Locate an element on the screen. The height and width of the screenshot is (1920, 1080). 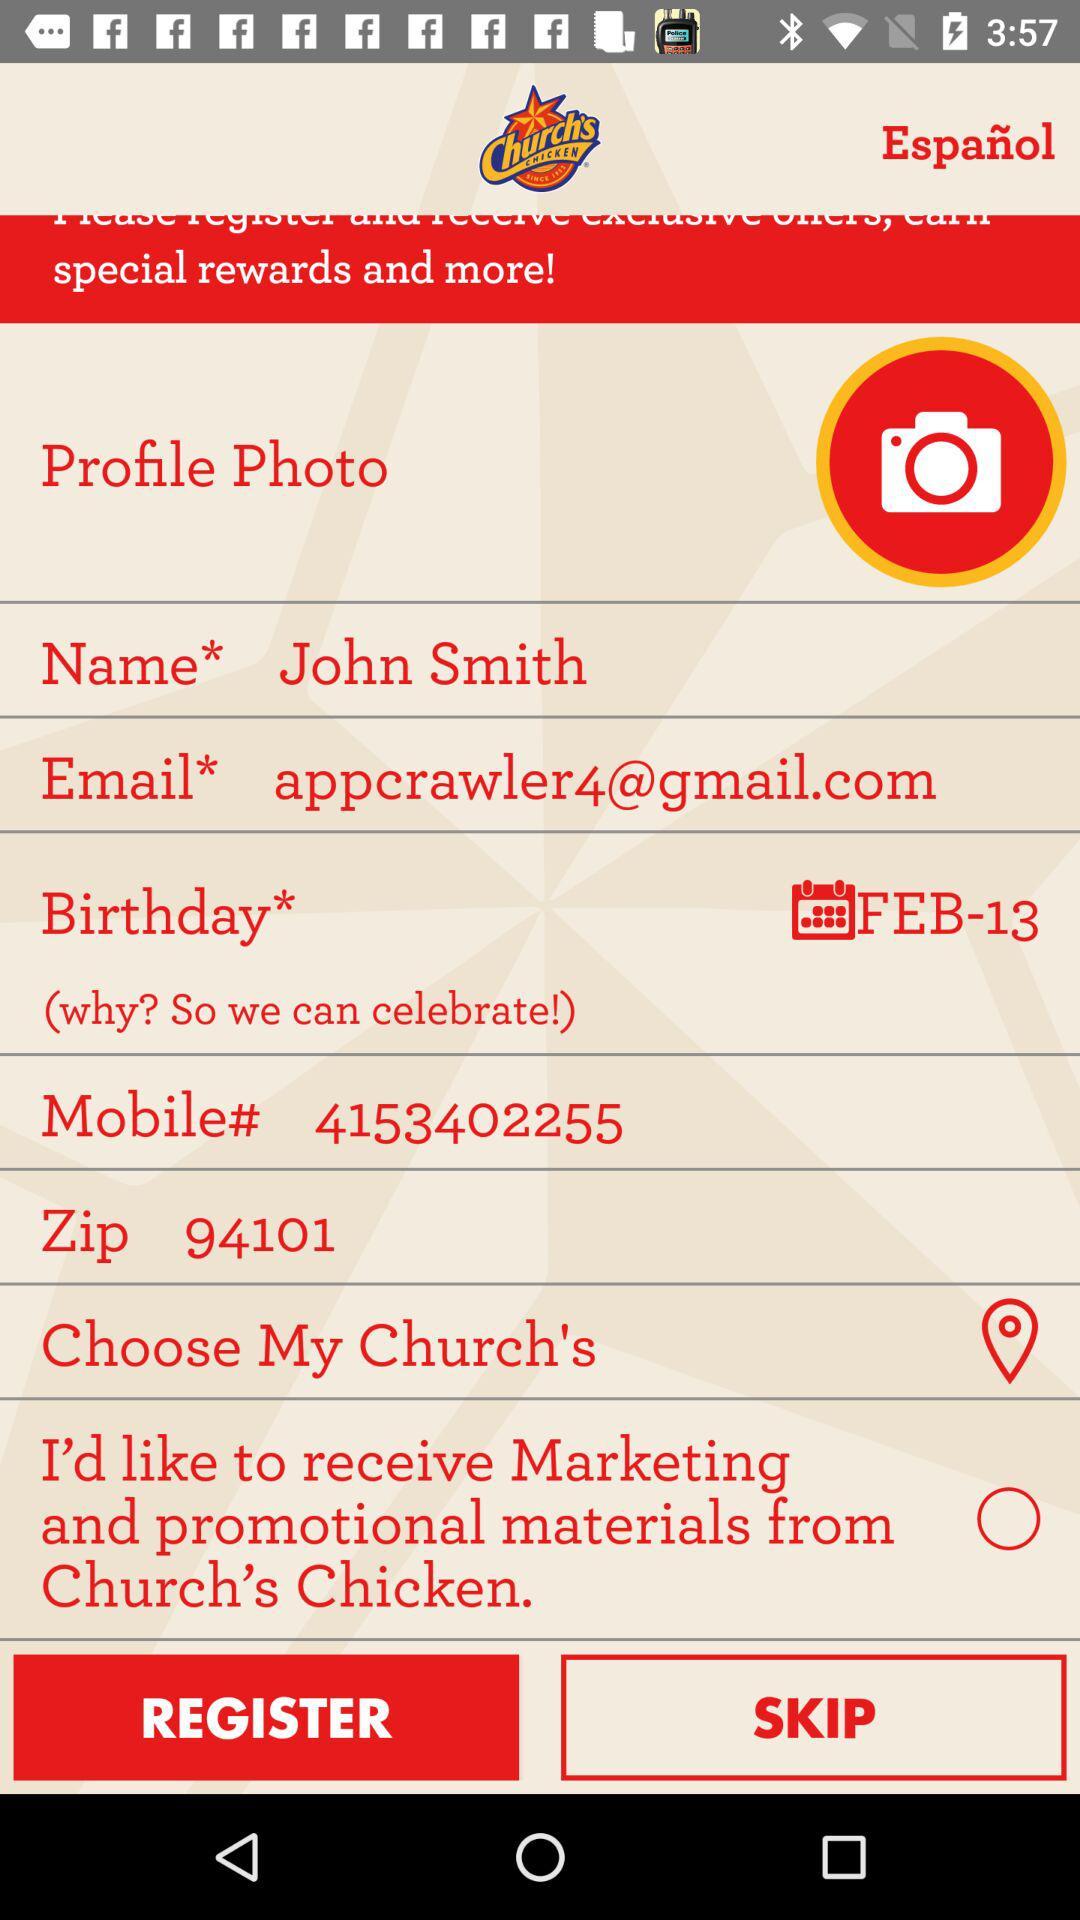
the location icon is located at coordinates (1009, 1341).